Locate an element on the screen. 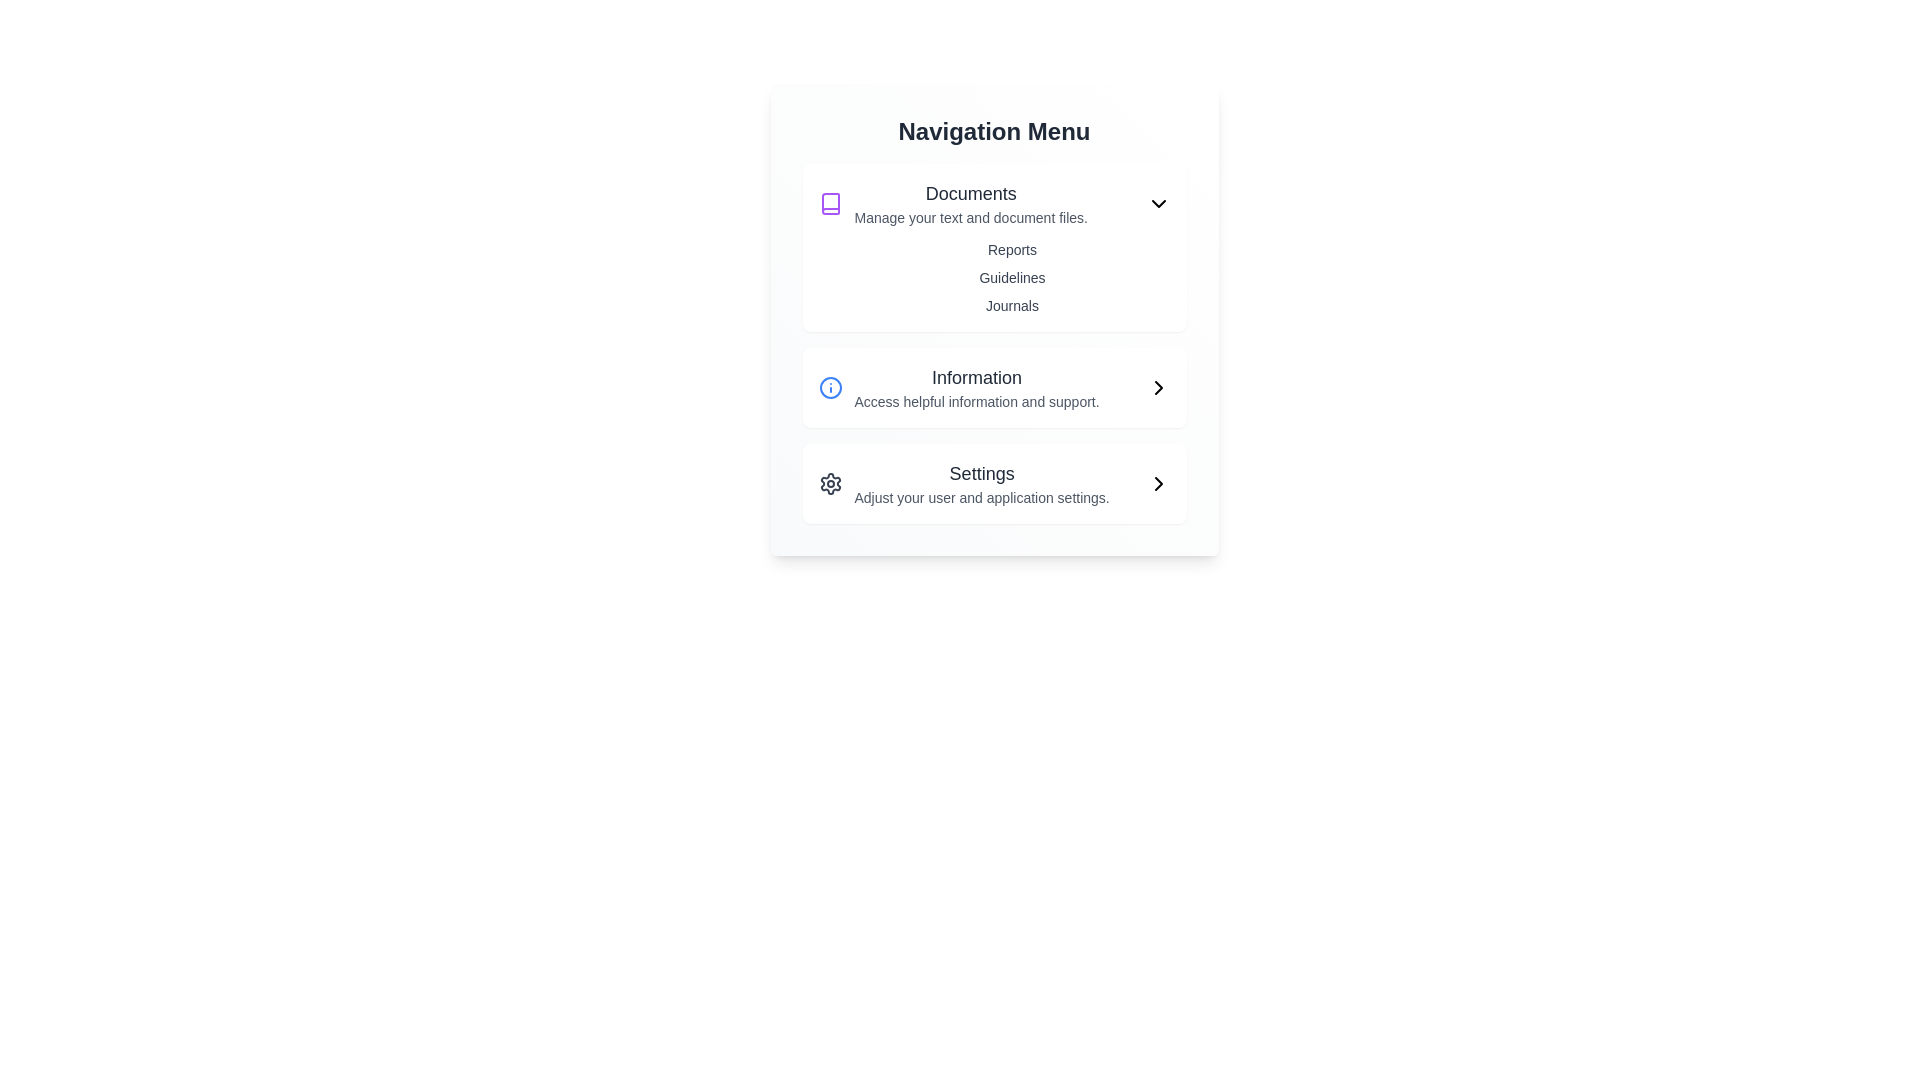 The image size is (1920, 1080). the 'Settings' text element, which is displayed in bold, medium-sized dark gray font, located near the center of a card-like section titled 'Settings Adjust your user and application settings.' is located at coordinates (982, 474).